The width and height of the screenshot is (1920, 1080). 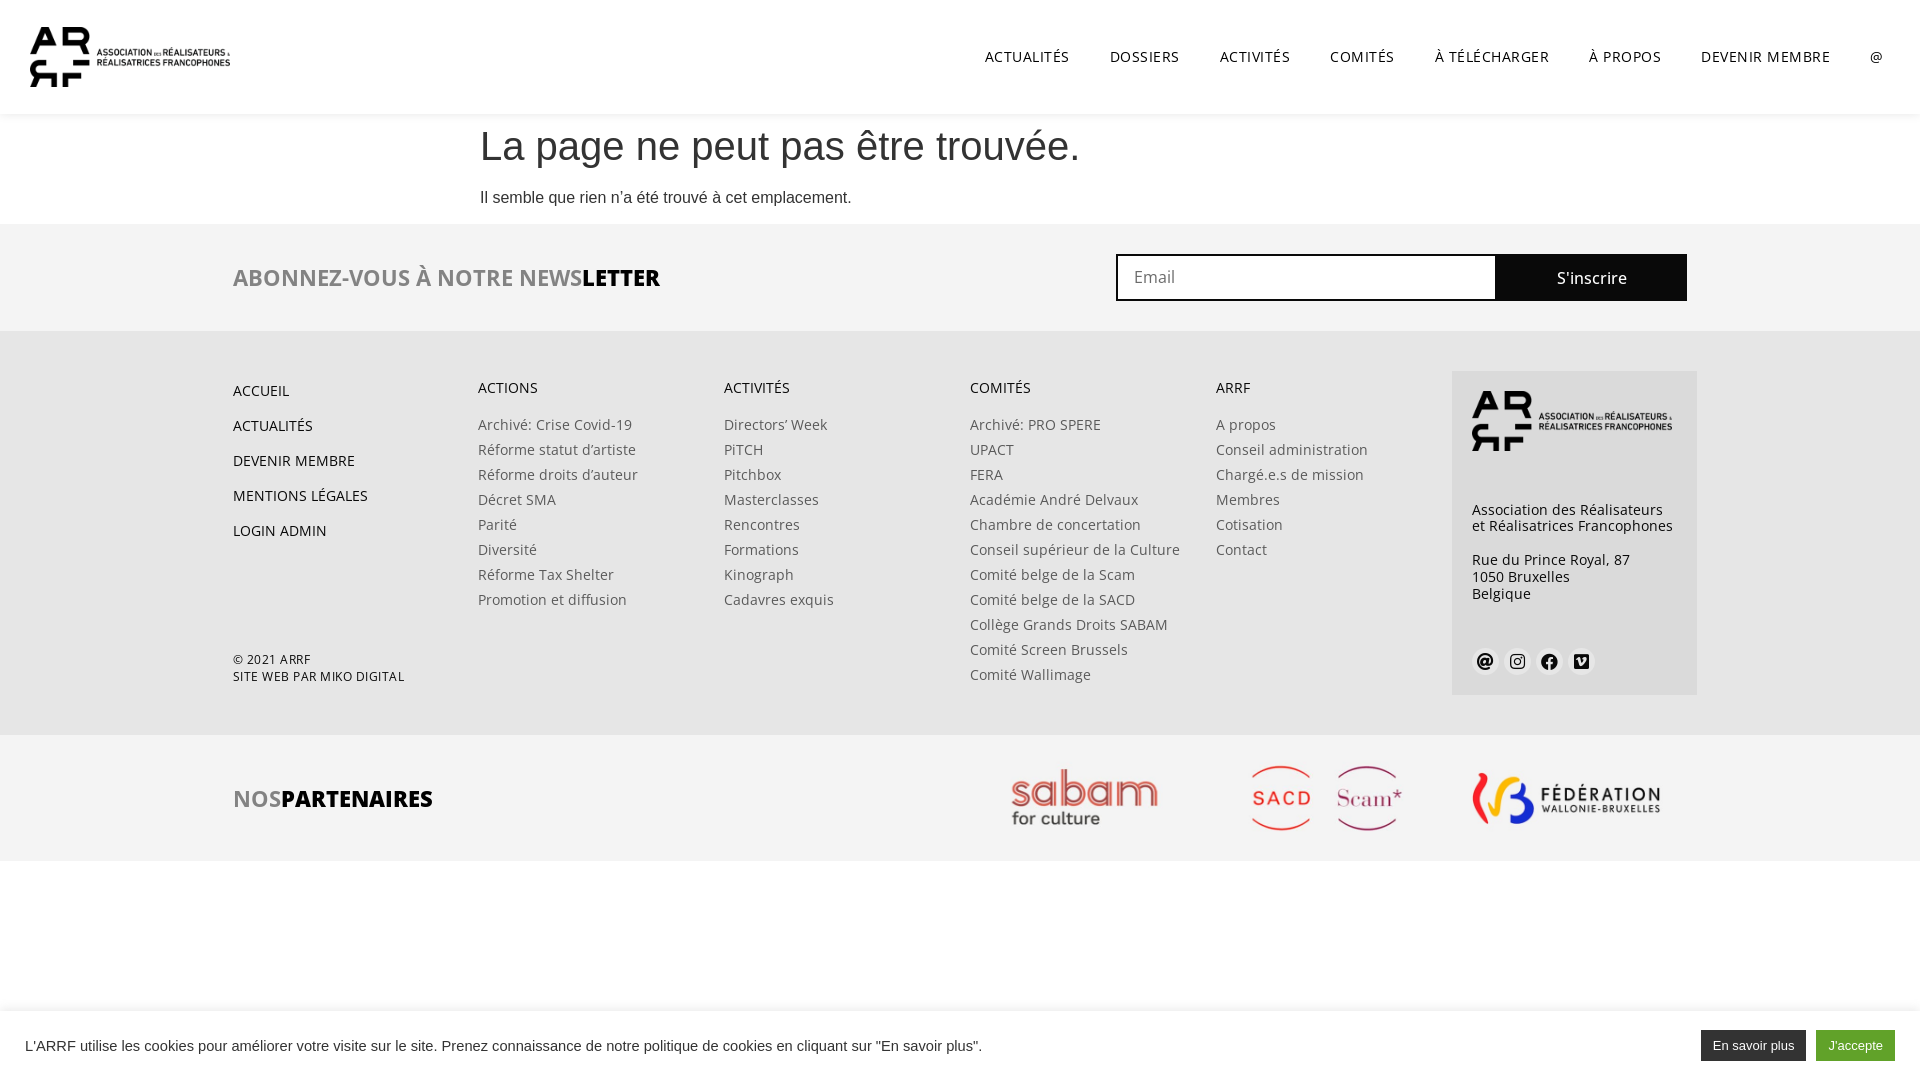 I want to click on 'Cotisation', so click(x=1329, y=523).